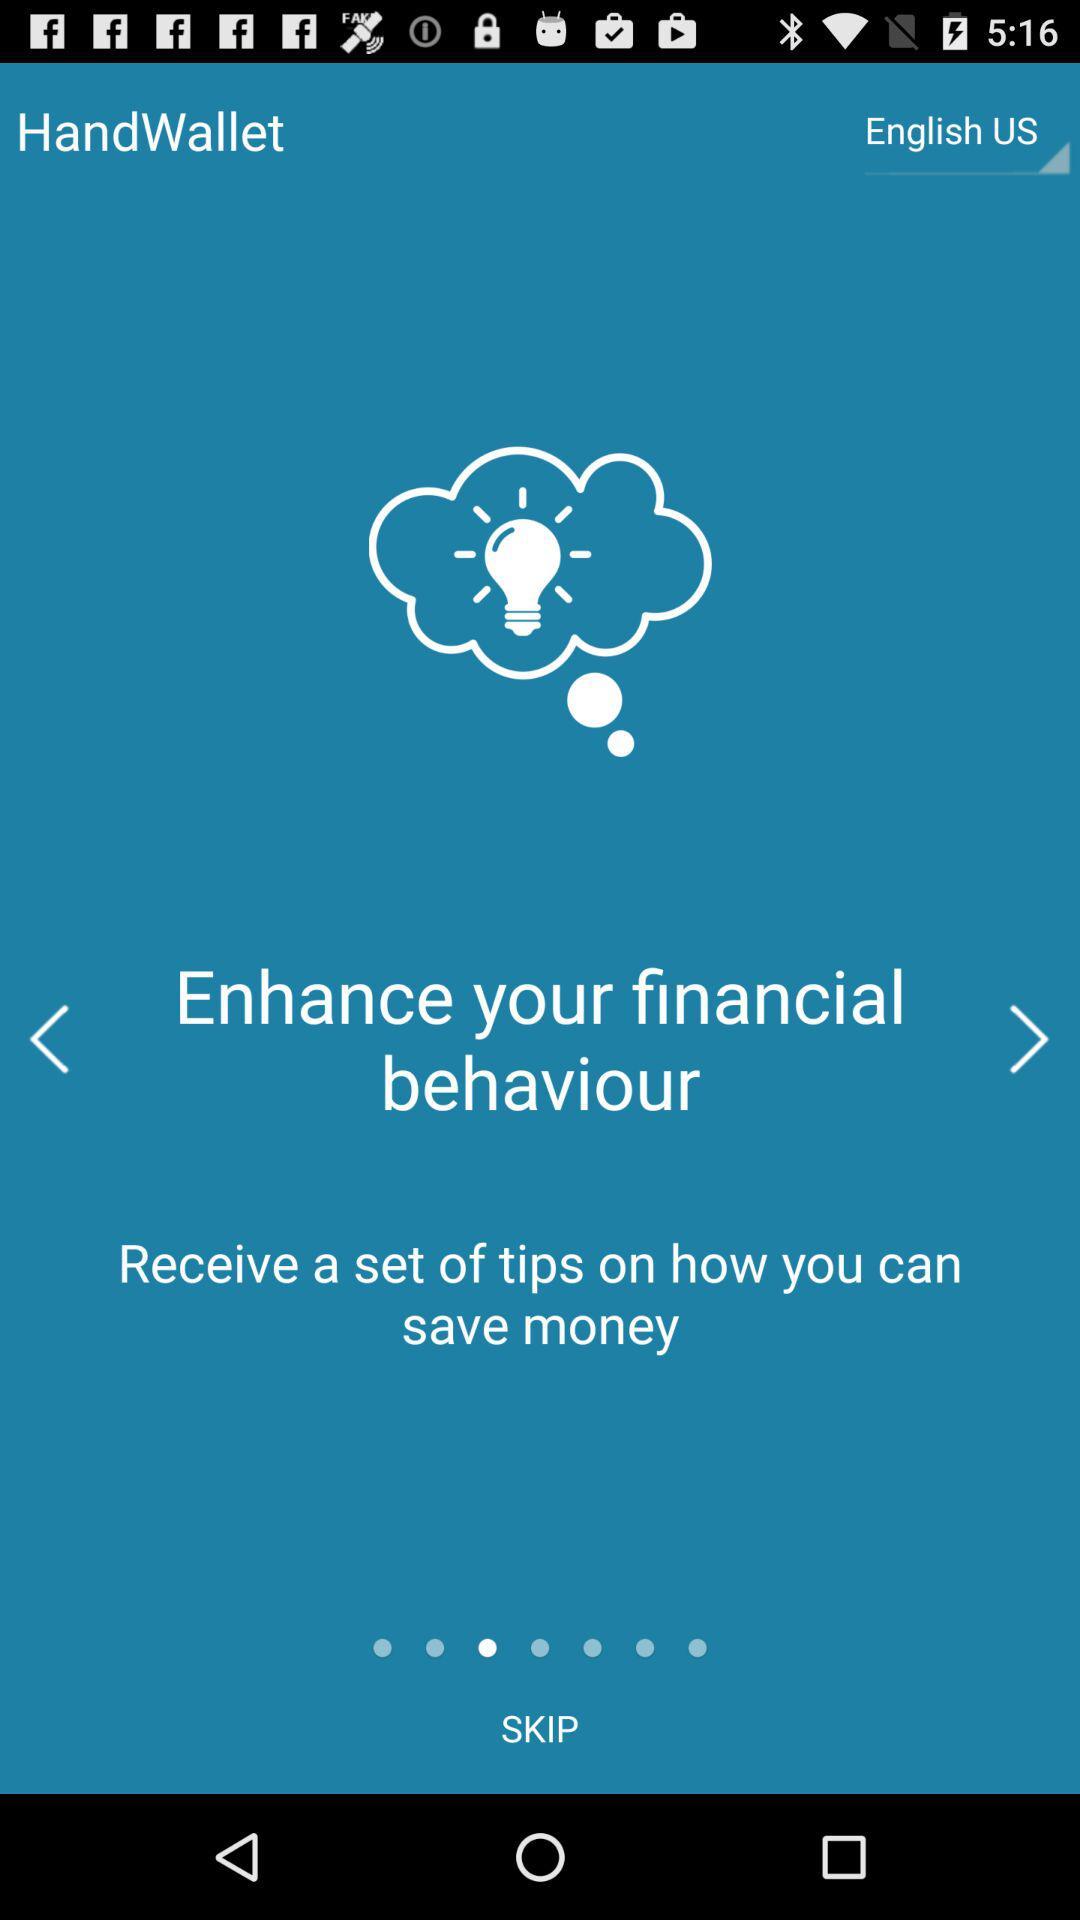 This screenshot has height=1920, width=1080. Describe the element at coordinates (540, 1727) in the screenshot. I see `skip` at that location.